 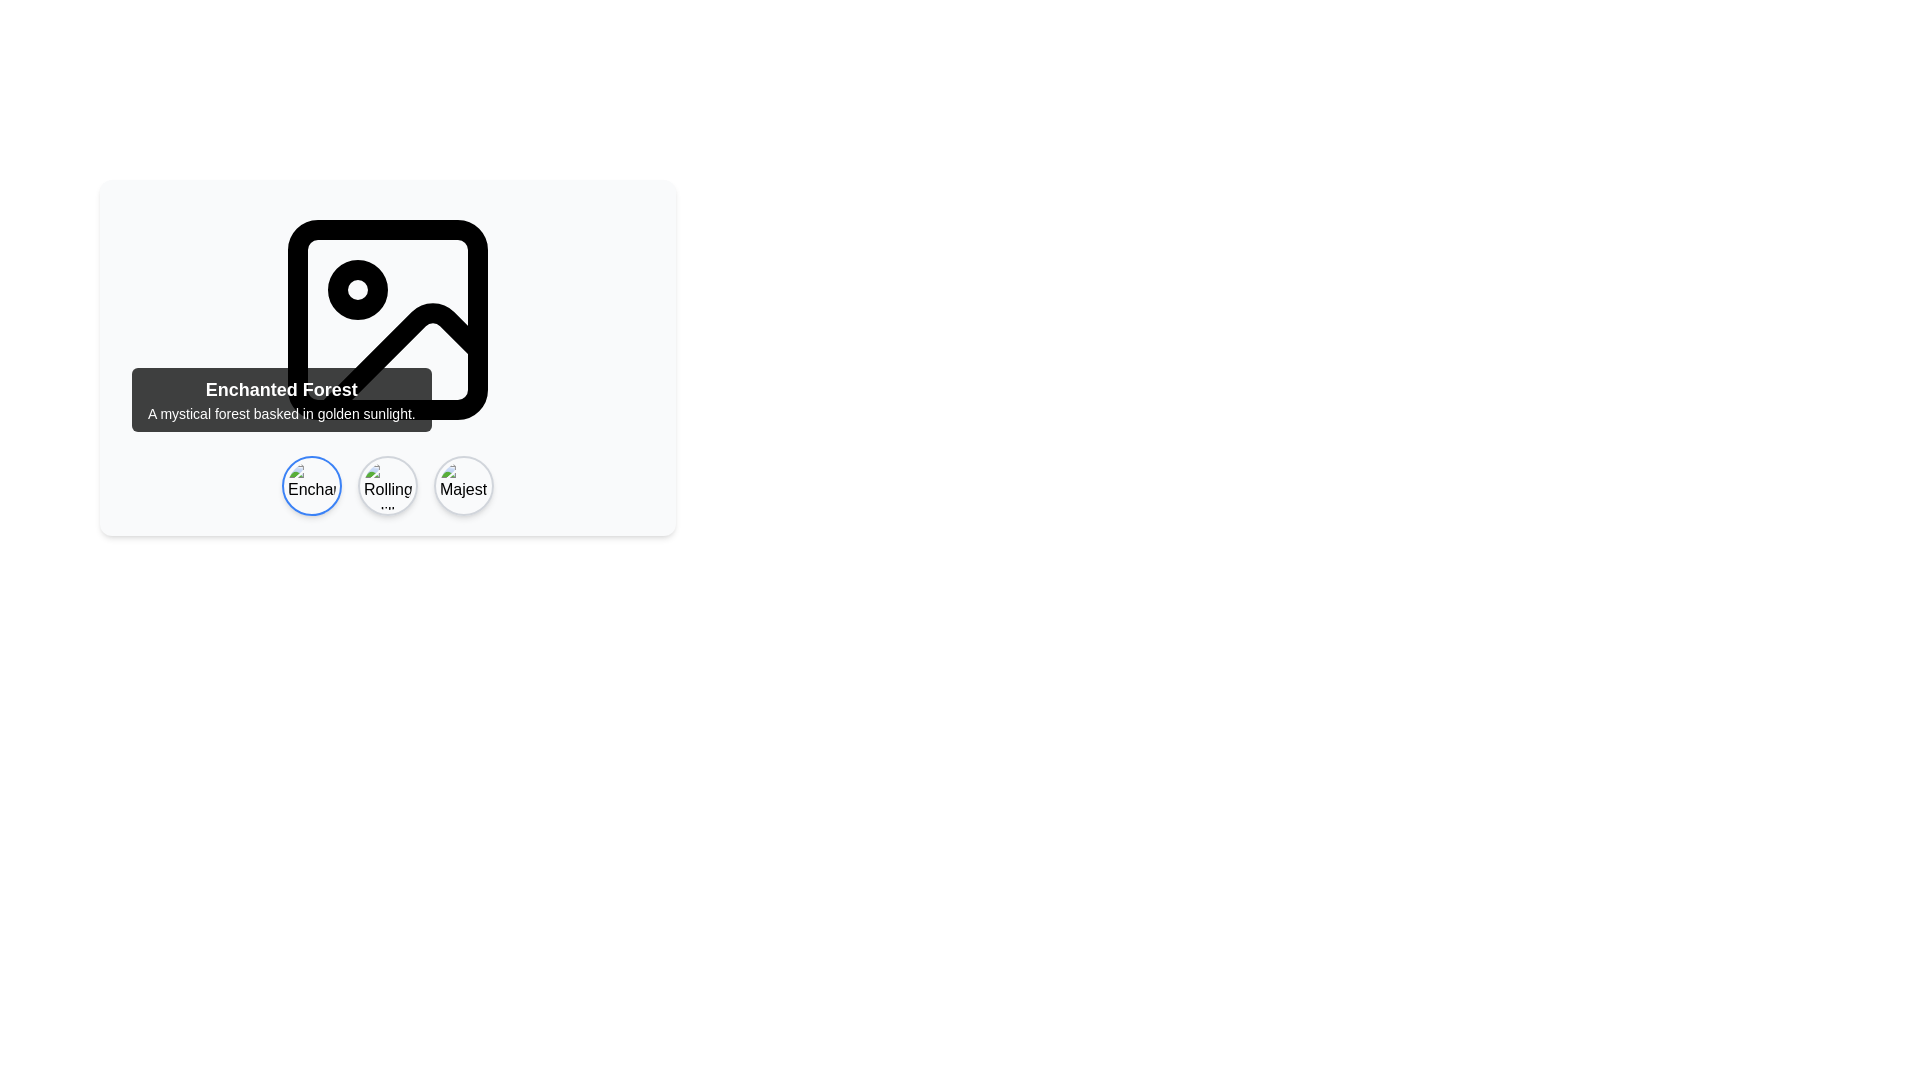 What do you see at coordinates (311, 486) in the screenshot?
I see `the first interactive circular button with a blue border and an embedded landscape image to observe the scaling effect` at bounding box center [311, 486].